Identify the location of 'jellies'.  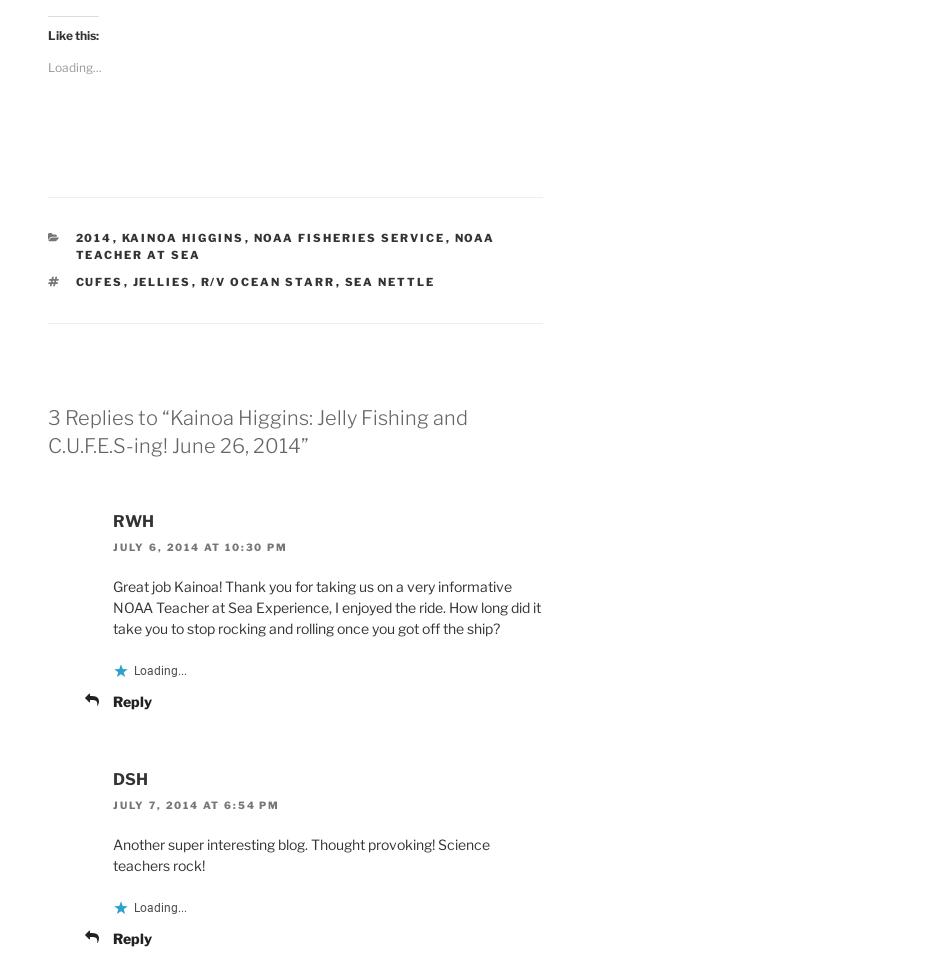
(161, 281).